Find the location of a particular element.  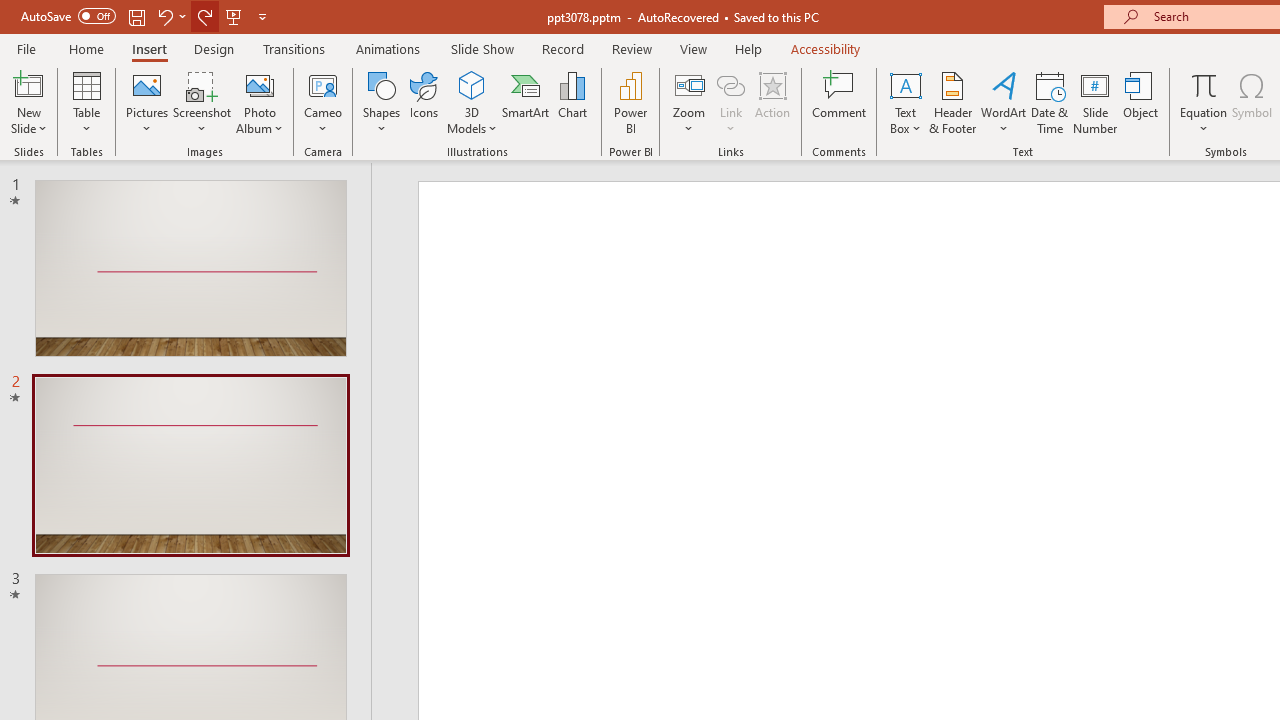

'Power BI' is located at coordinates (630, 103).